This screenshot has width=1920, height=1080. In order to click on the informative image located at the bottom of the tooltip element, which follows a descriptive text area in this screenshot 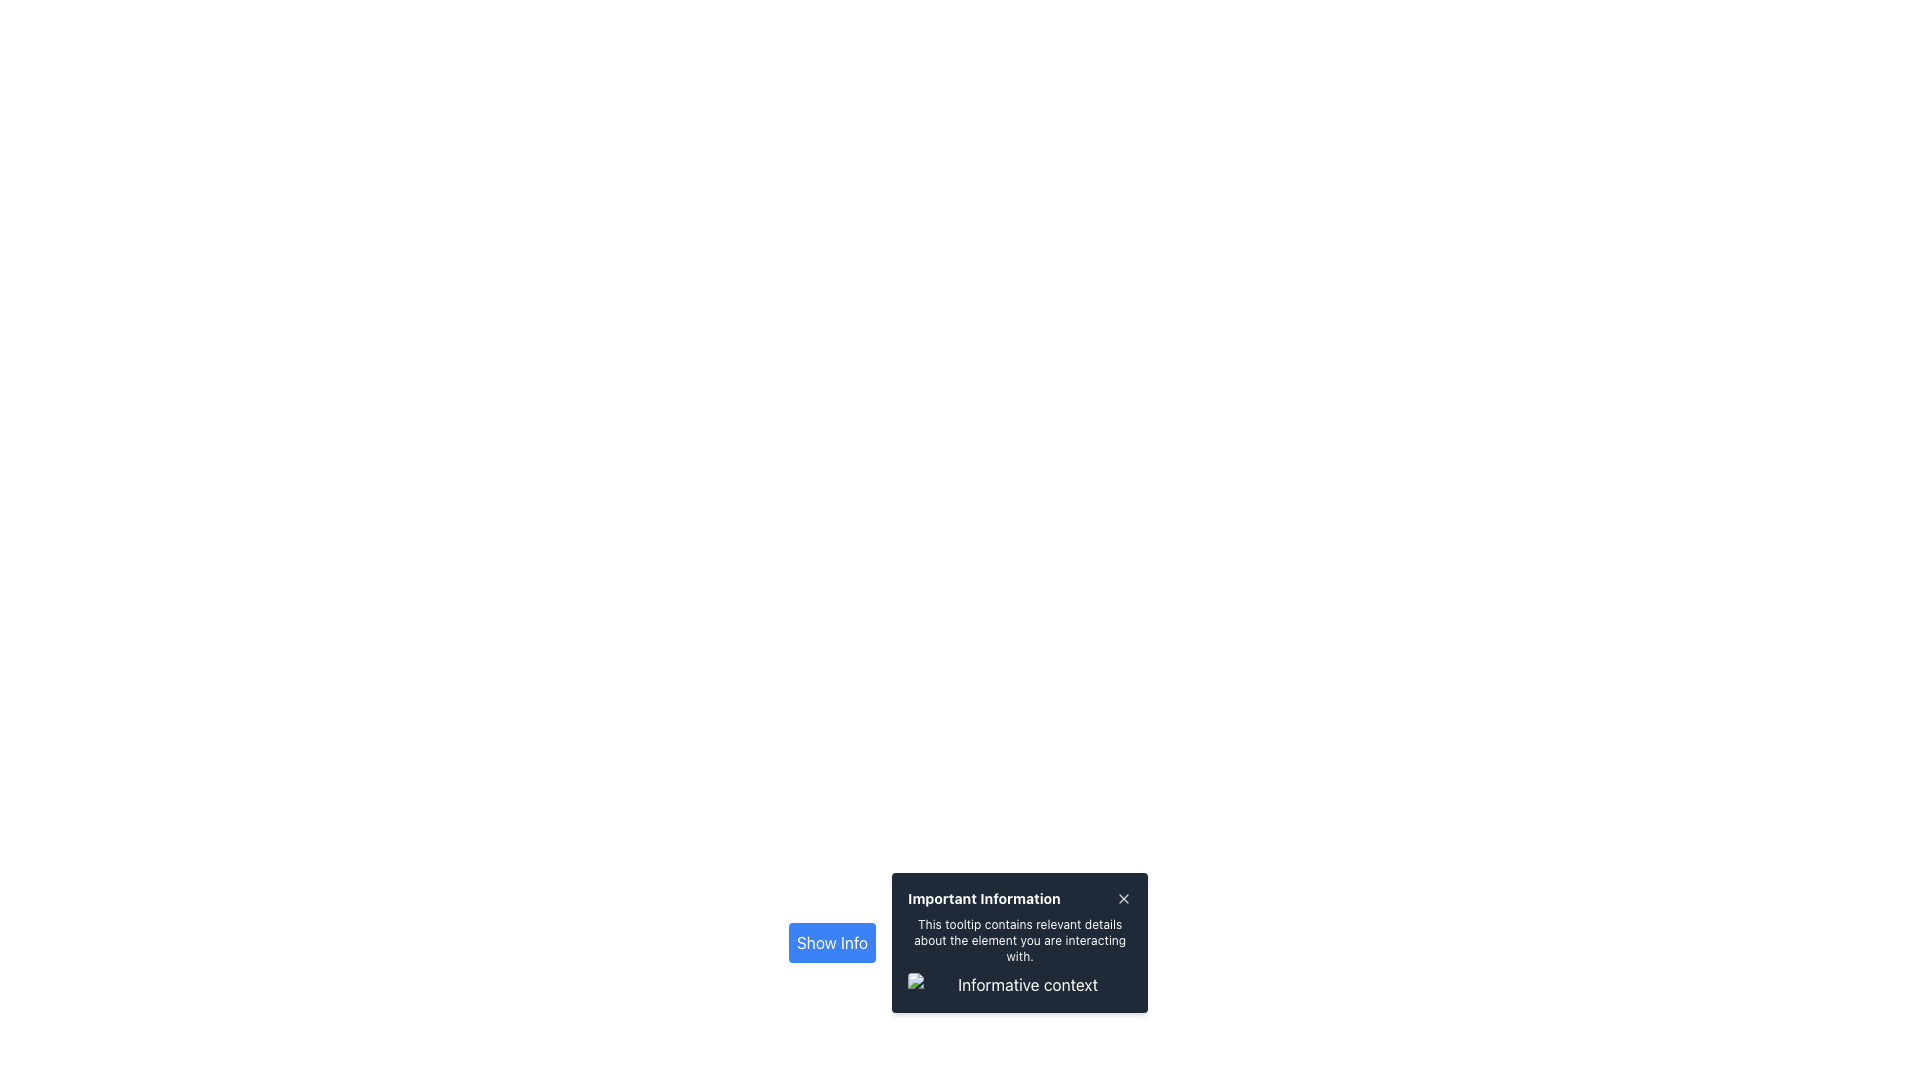, I will do `click(1020, 983)`.